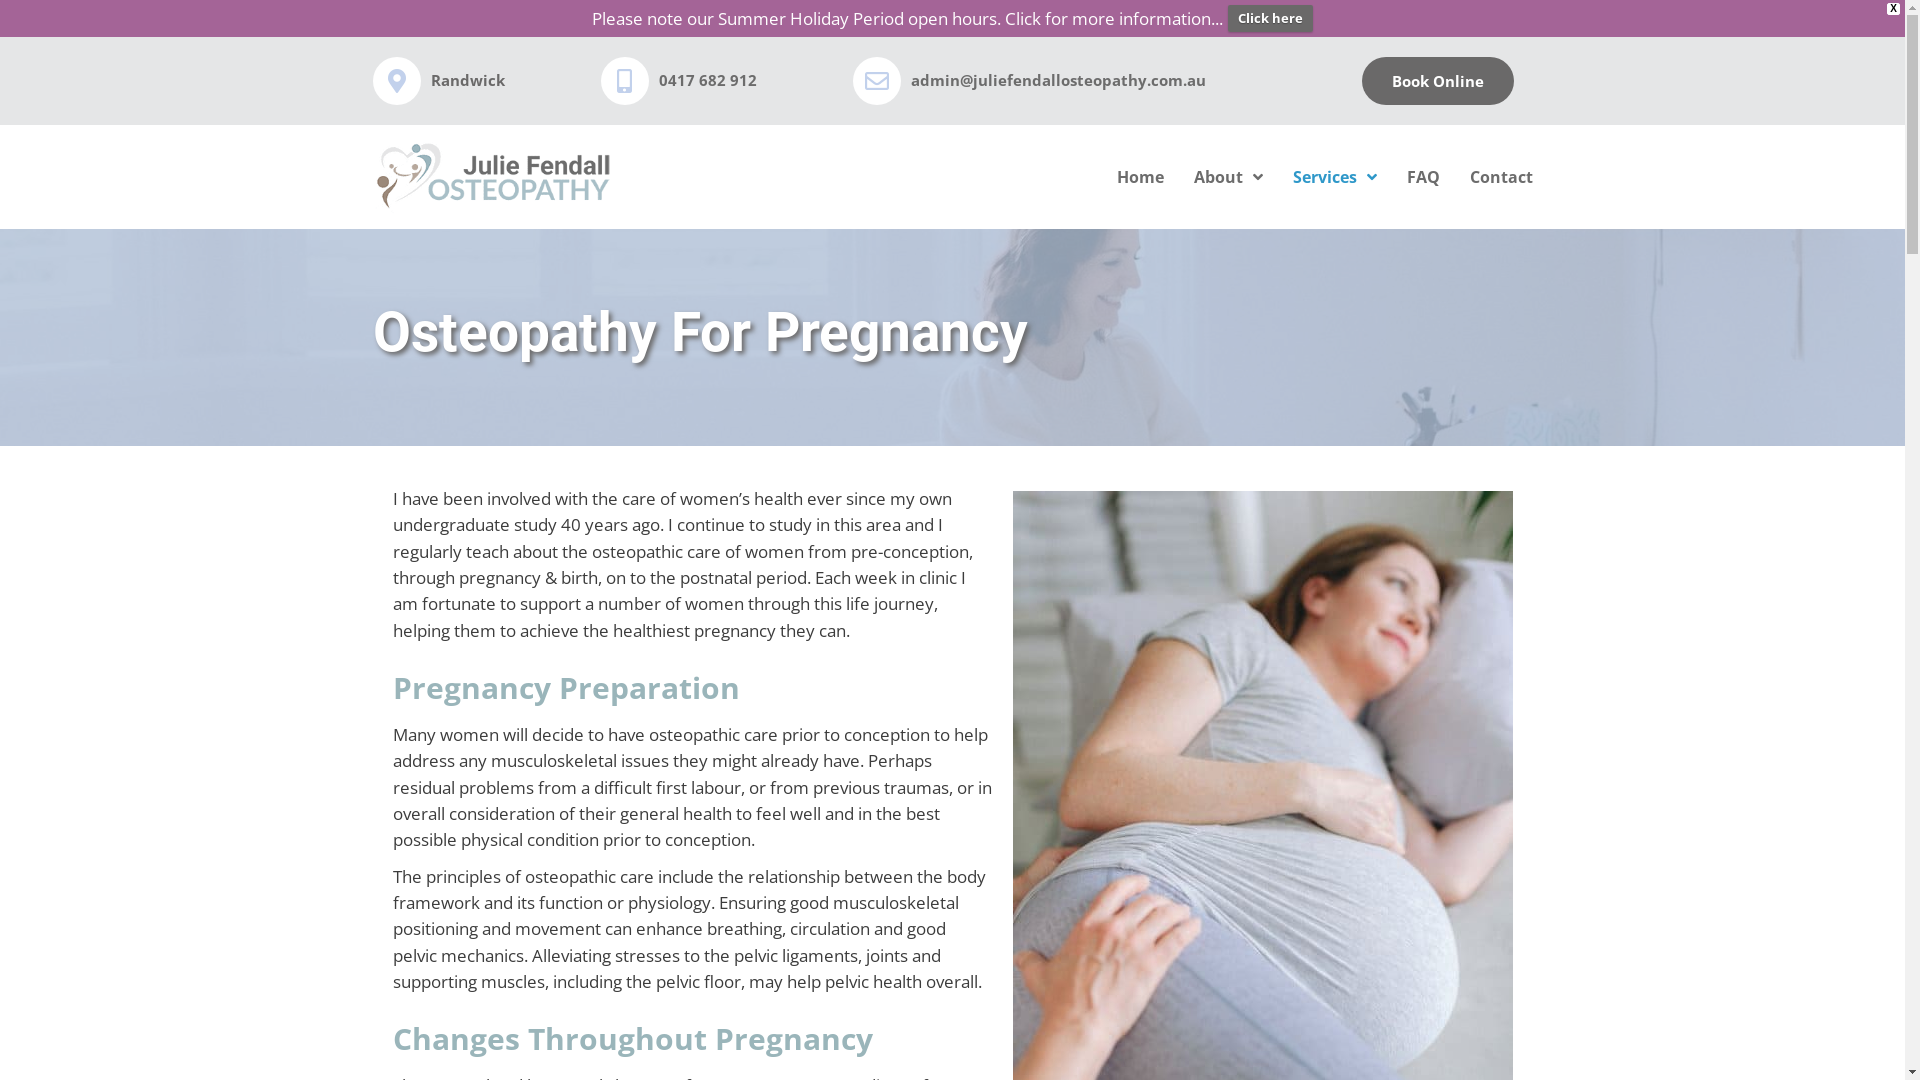 This screenshot has height=1080, width=1920. What do you see at coordinates (1227, 176) in the screenshot?
I see `'About'` at bounding box center [1227, 176].